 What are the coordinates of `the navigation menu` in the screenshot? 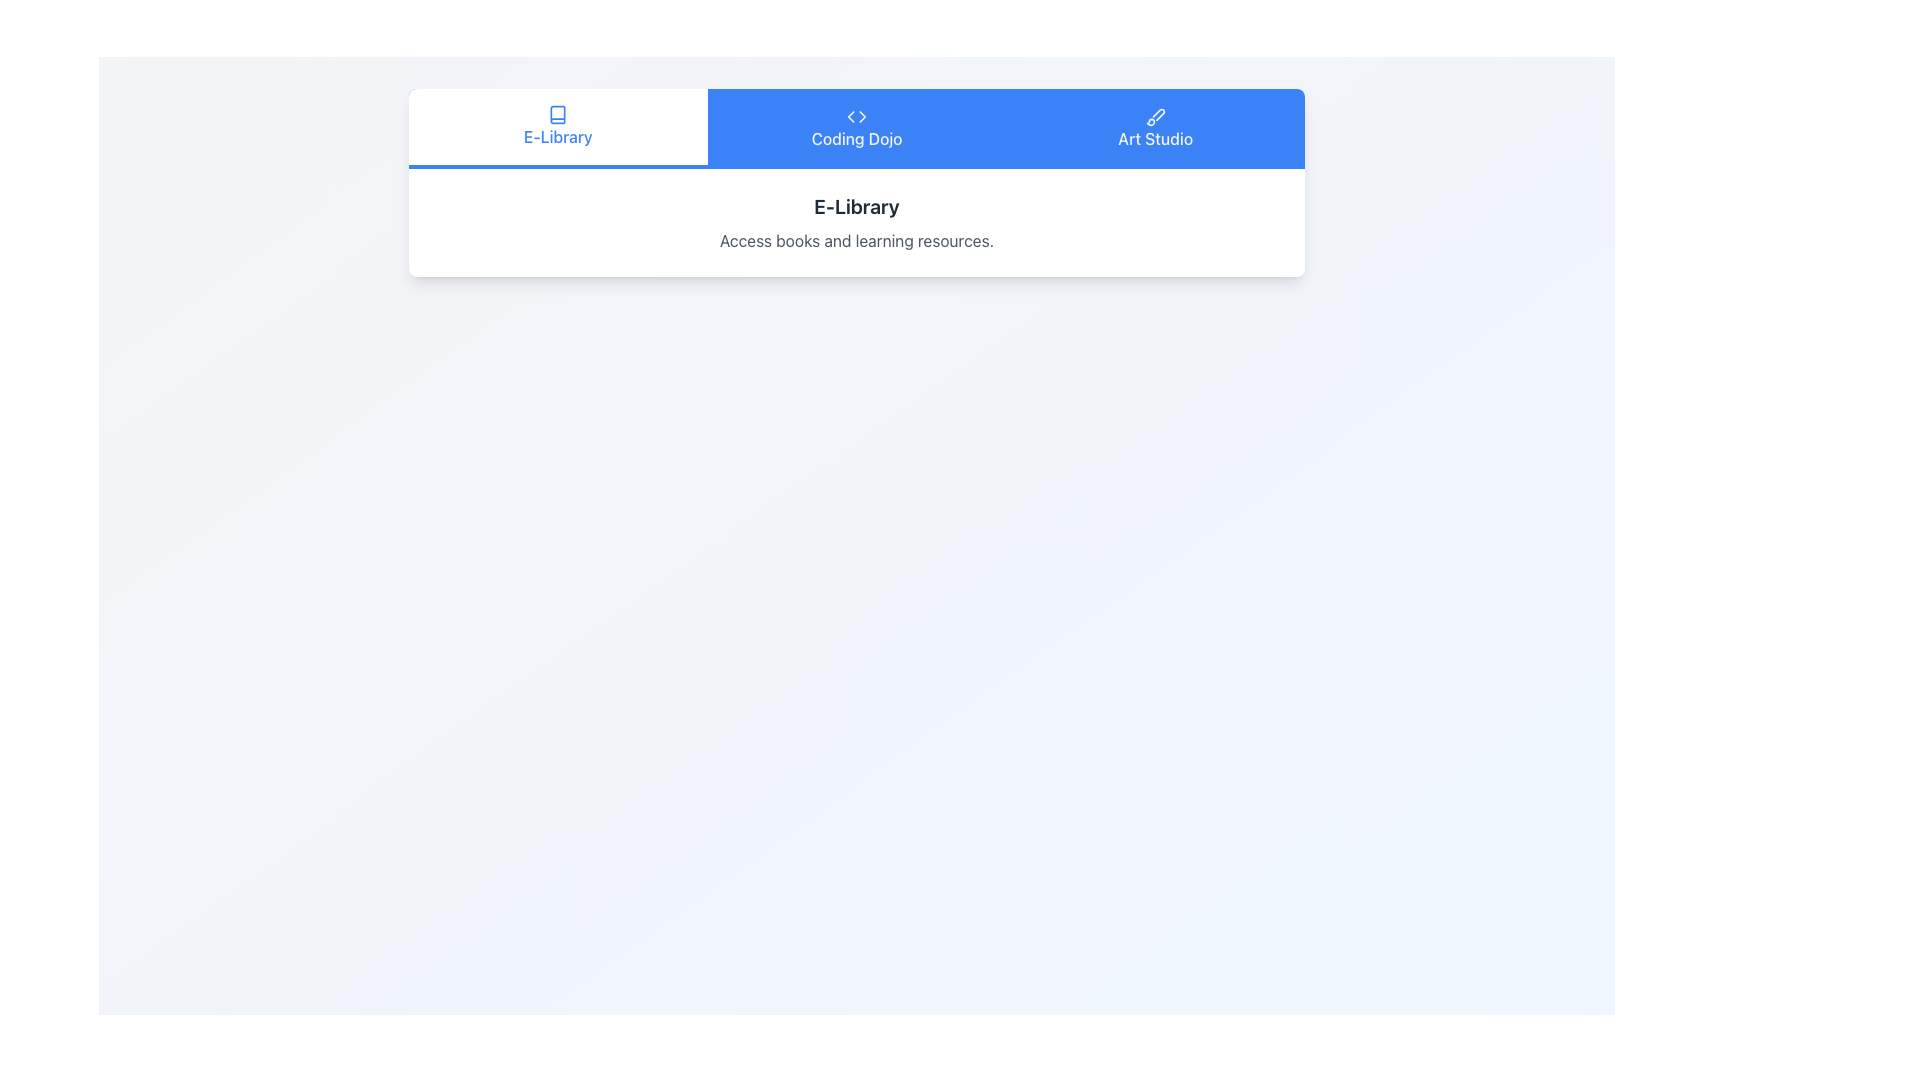 It's located at (857, 128).